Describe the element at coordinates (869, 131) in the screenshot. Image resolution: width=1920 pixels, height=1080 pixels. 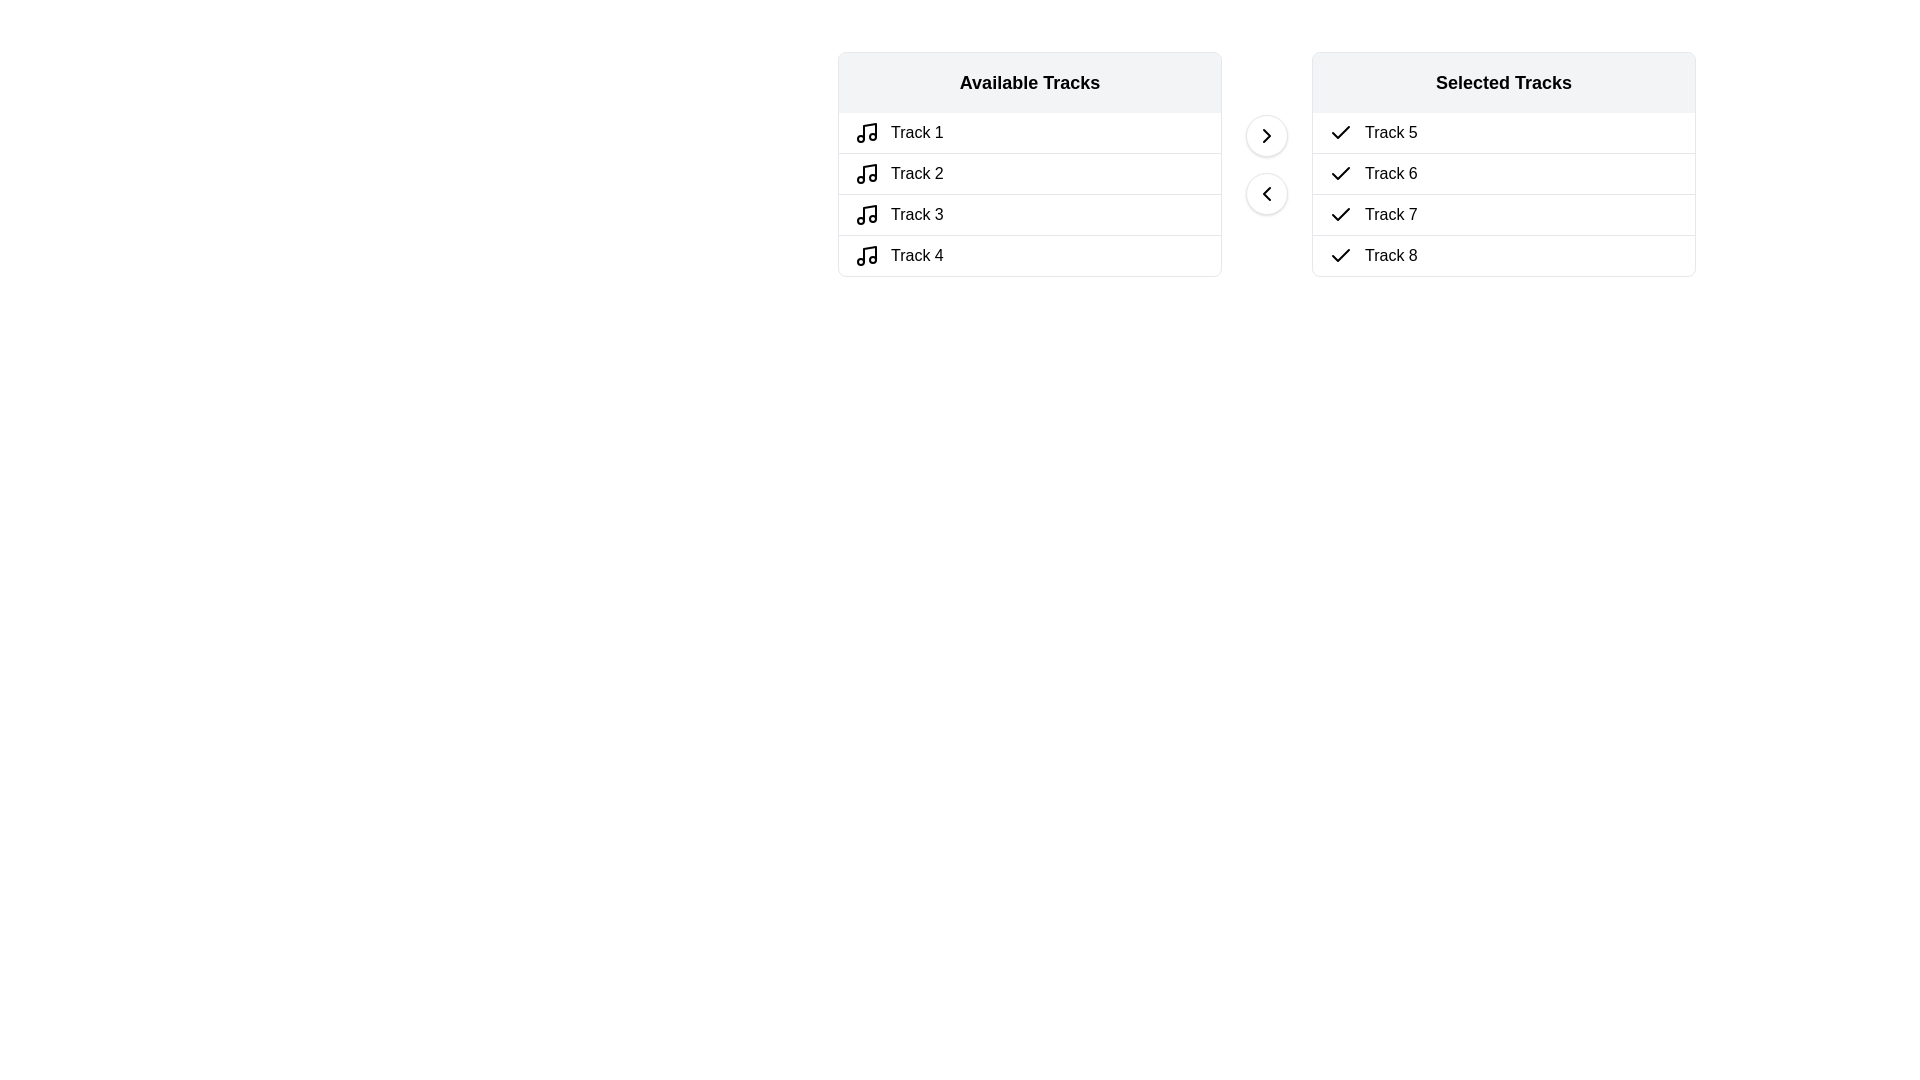
I see `the vertical line segment of the music note icon for 'Track 1' in the 'Available Tracks' section` at that location.